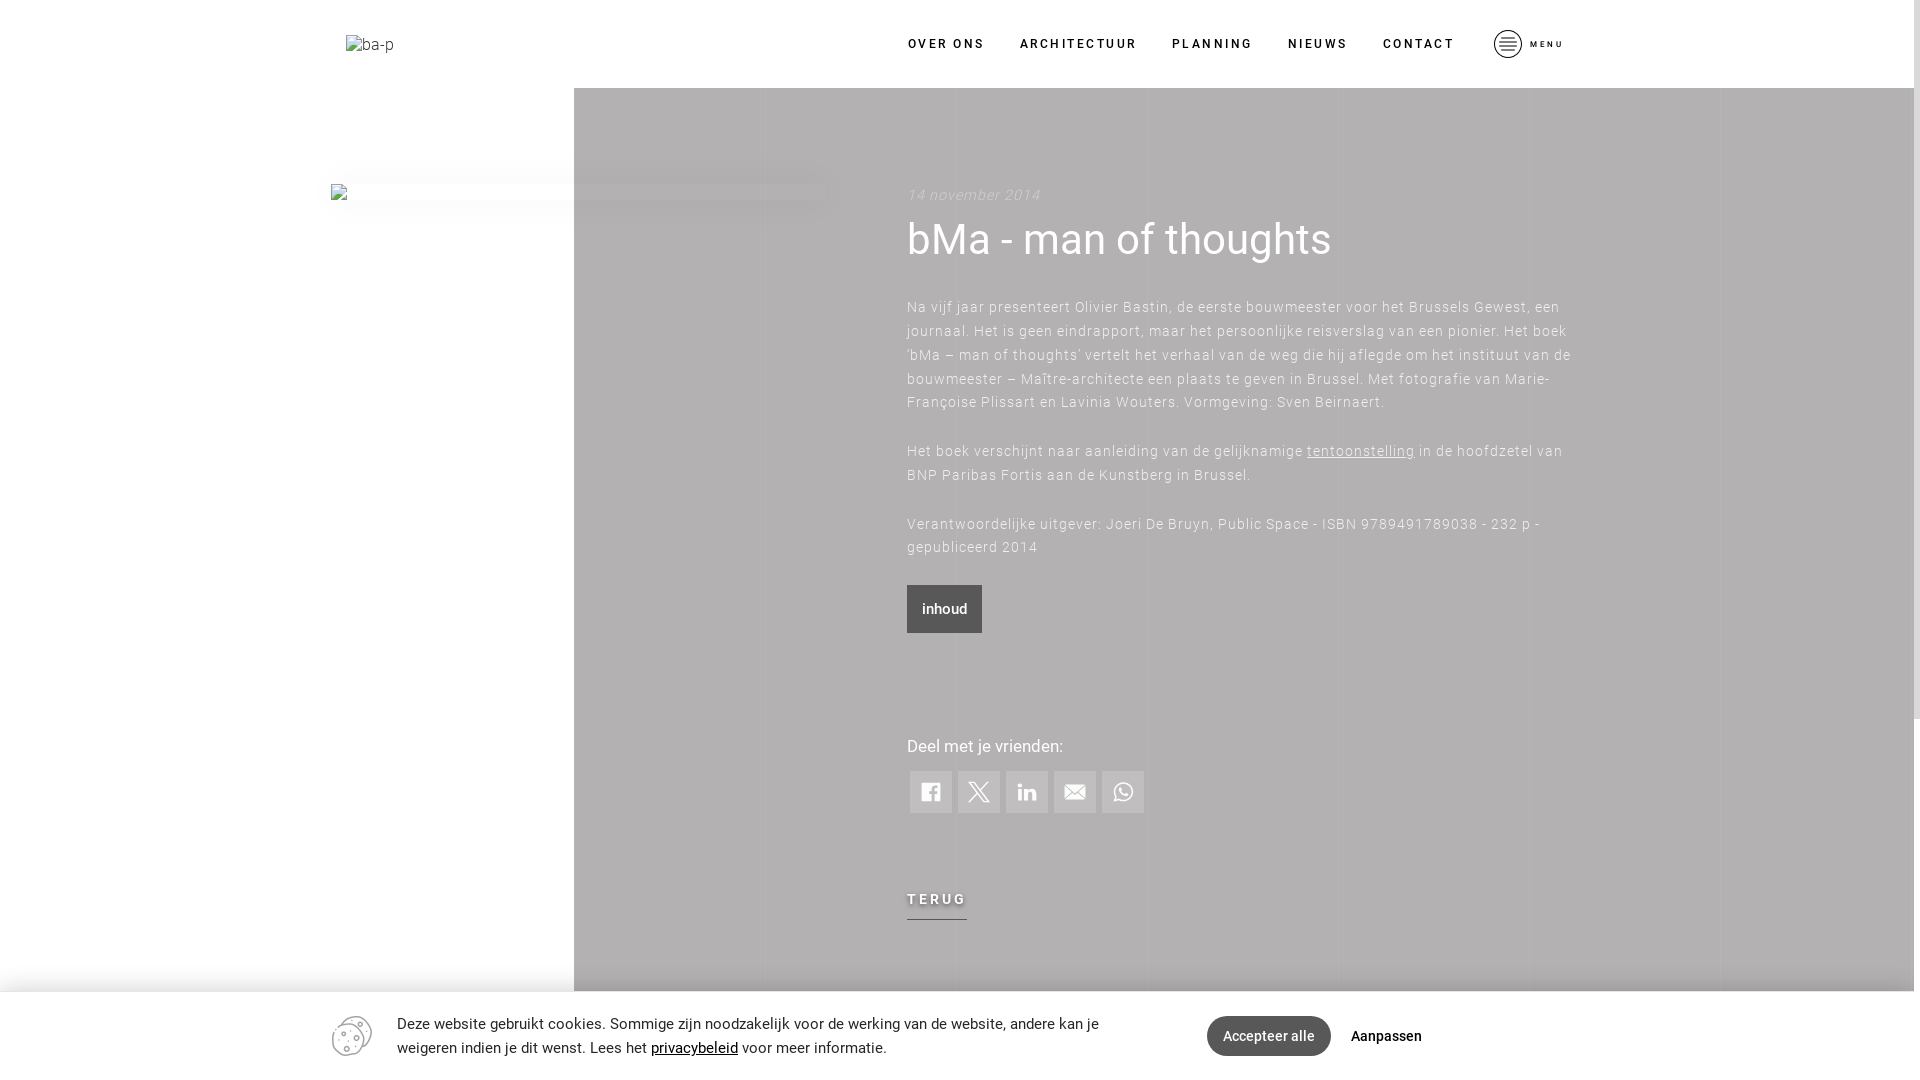 The image size is (1920, 1080). What do you see at coordinates (1488, 43) in the screenshot?
I see `'MENU'` at bounding box center [1488, 43].